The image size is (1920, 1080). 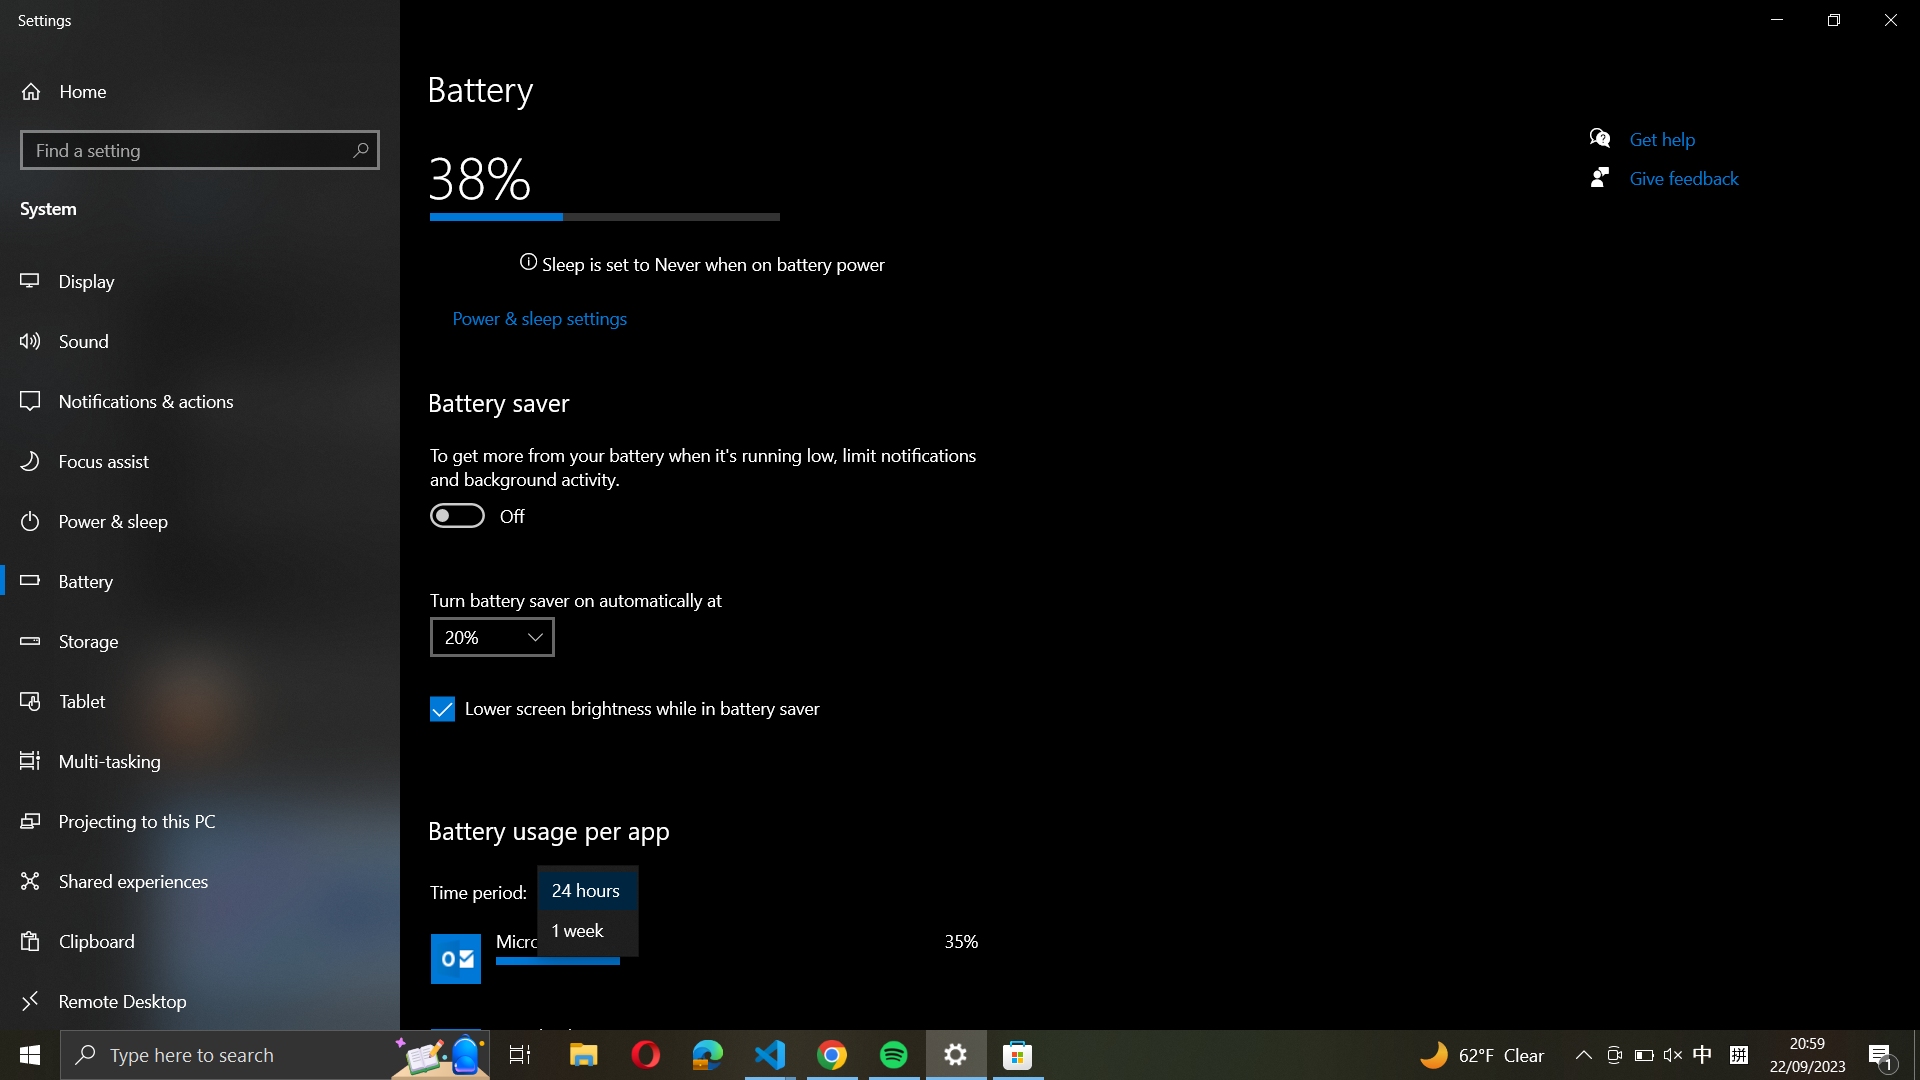 What do you see at coordinates (200, 147) in the screenshot?
I see `Search for "windows updates settings" from the left panel` at bounding box center [200, 147].